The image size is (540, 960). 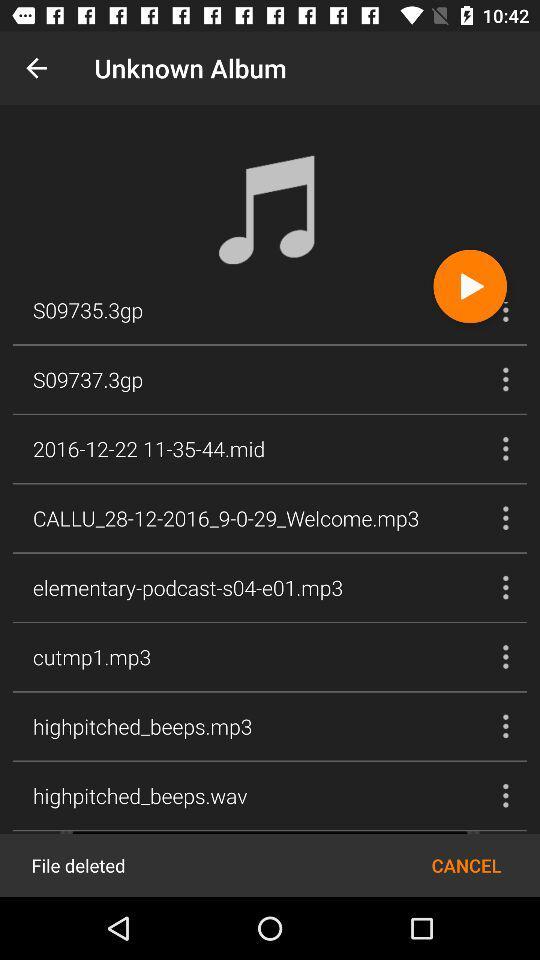 What do you see at coordinates (470, 285) in the screenshot?
I see `play` at bounding box center [470, 285].